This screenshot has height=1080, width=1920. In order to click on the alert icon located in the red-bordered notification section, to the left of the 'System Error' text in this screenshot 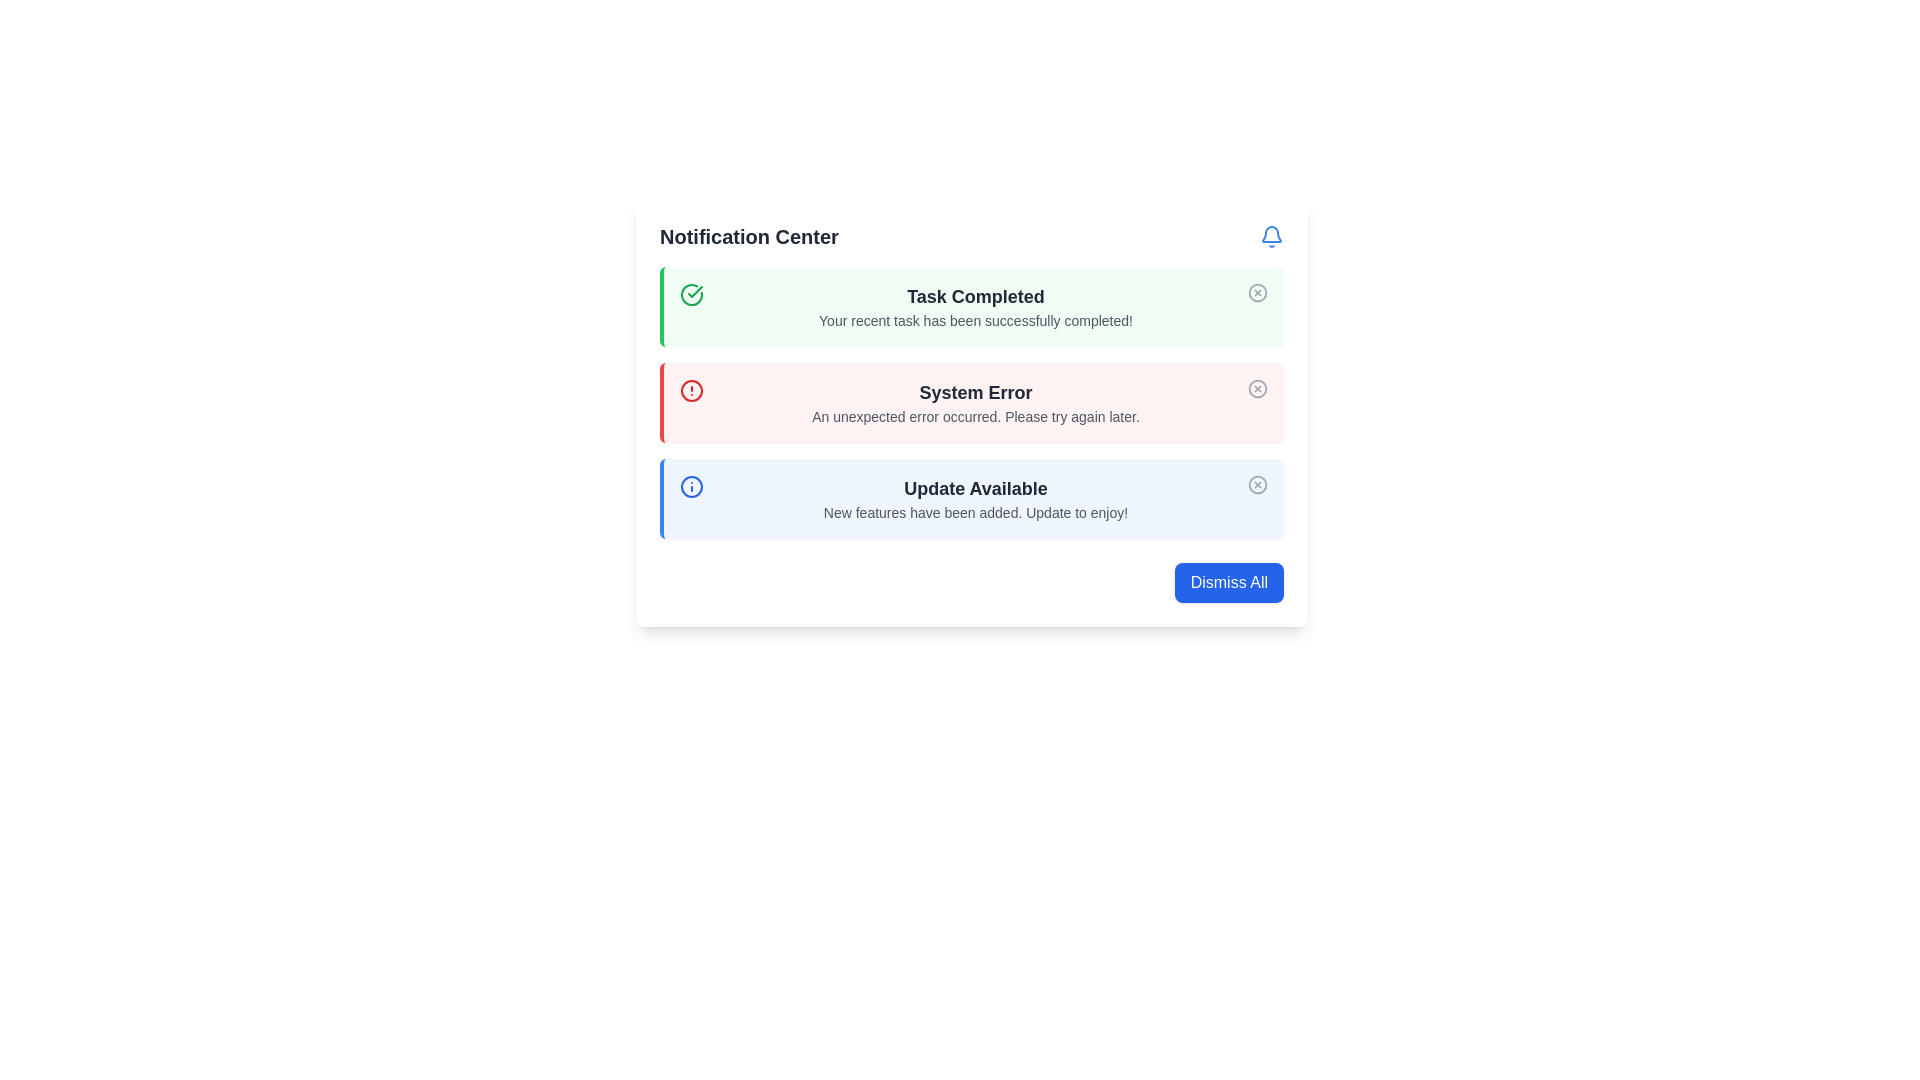, I will do `click(691, 390)`.